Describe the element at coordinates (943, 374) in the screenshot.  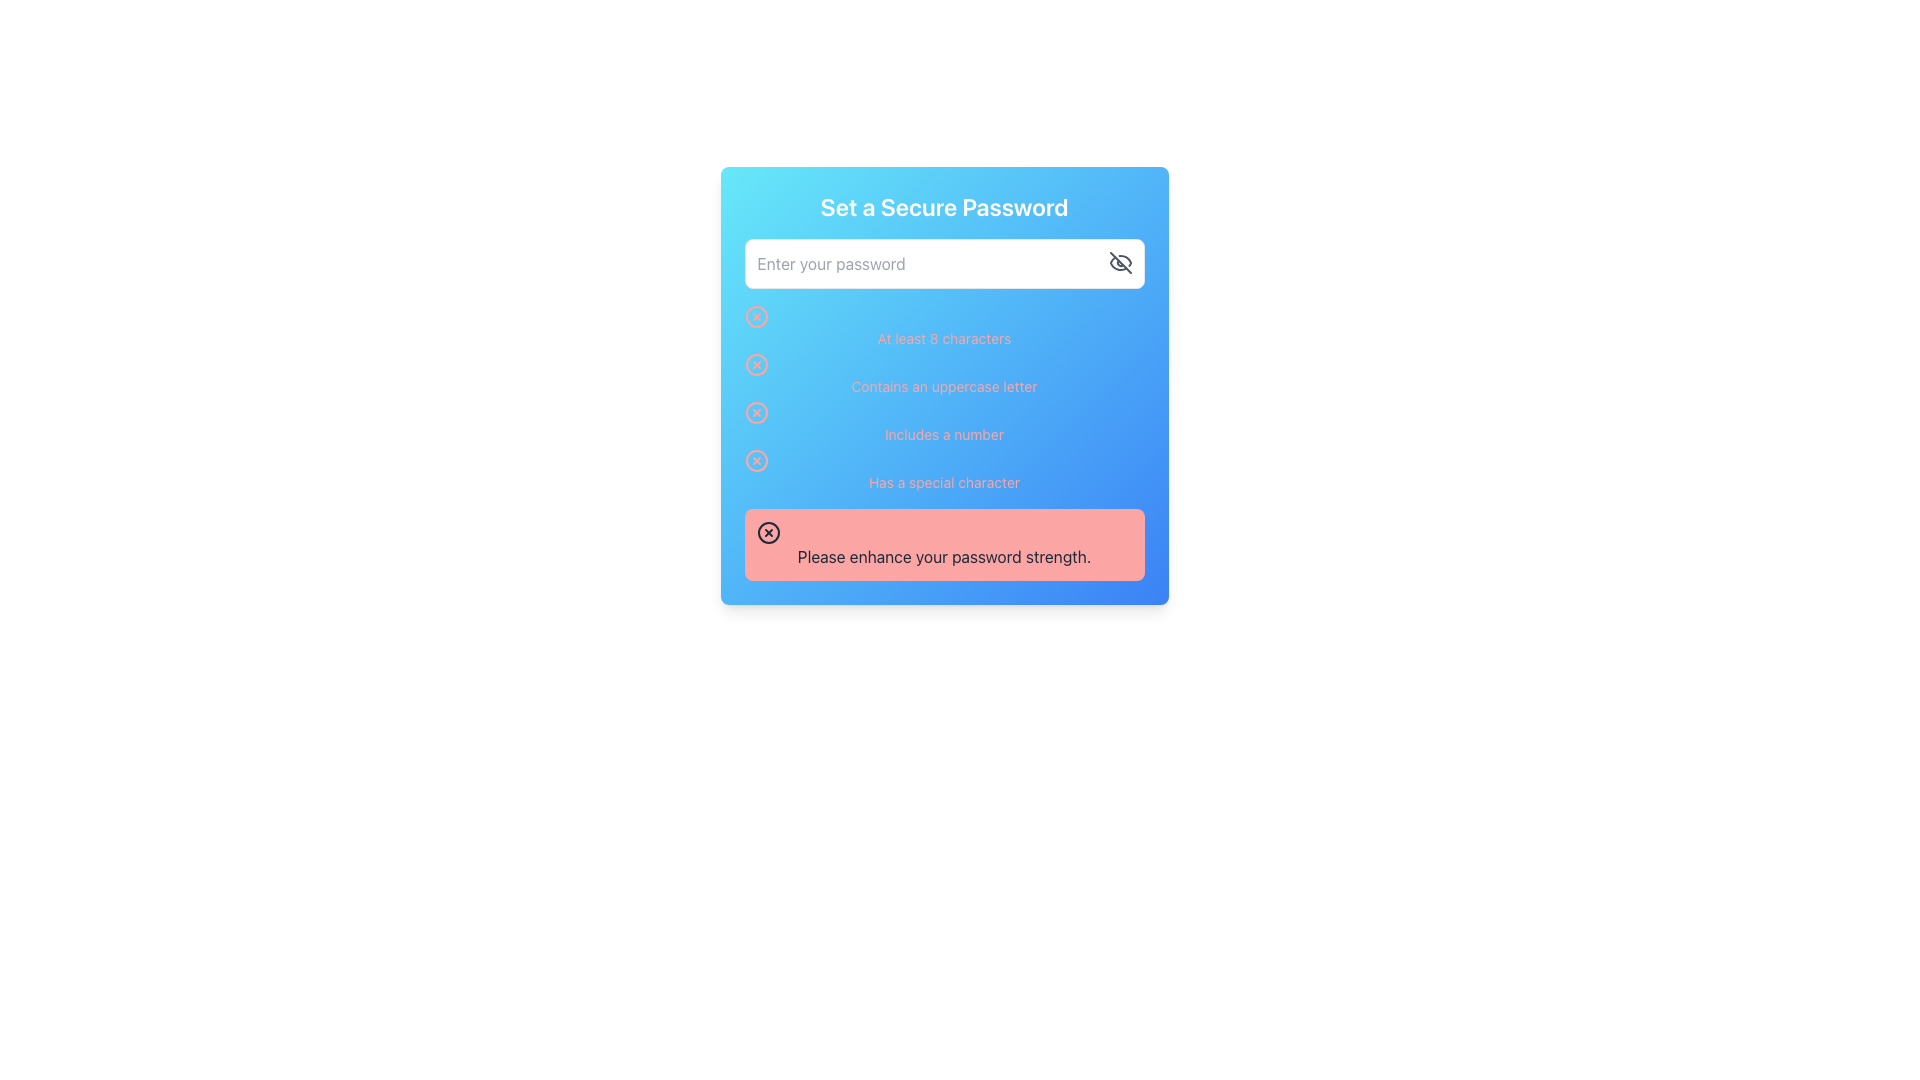
I see `instruction from the text message styled in light red that reads 'Contains an uppercase letter', which is the second item in the password validation messages list` at that location.